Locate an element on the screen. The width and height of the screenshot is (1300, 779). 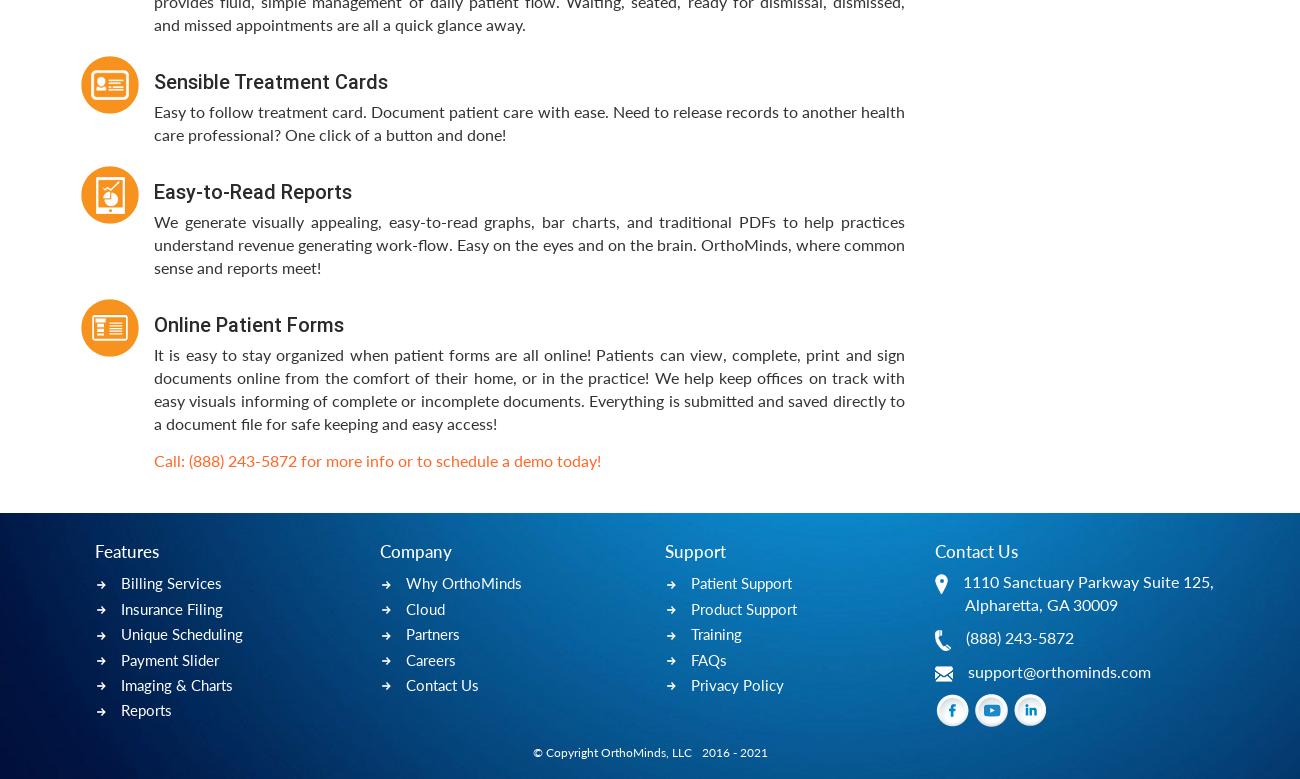
'Reports' is located at coordinates (145, 708).